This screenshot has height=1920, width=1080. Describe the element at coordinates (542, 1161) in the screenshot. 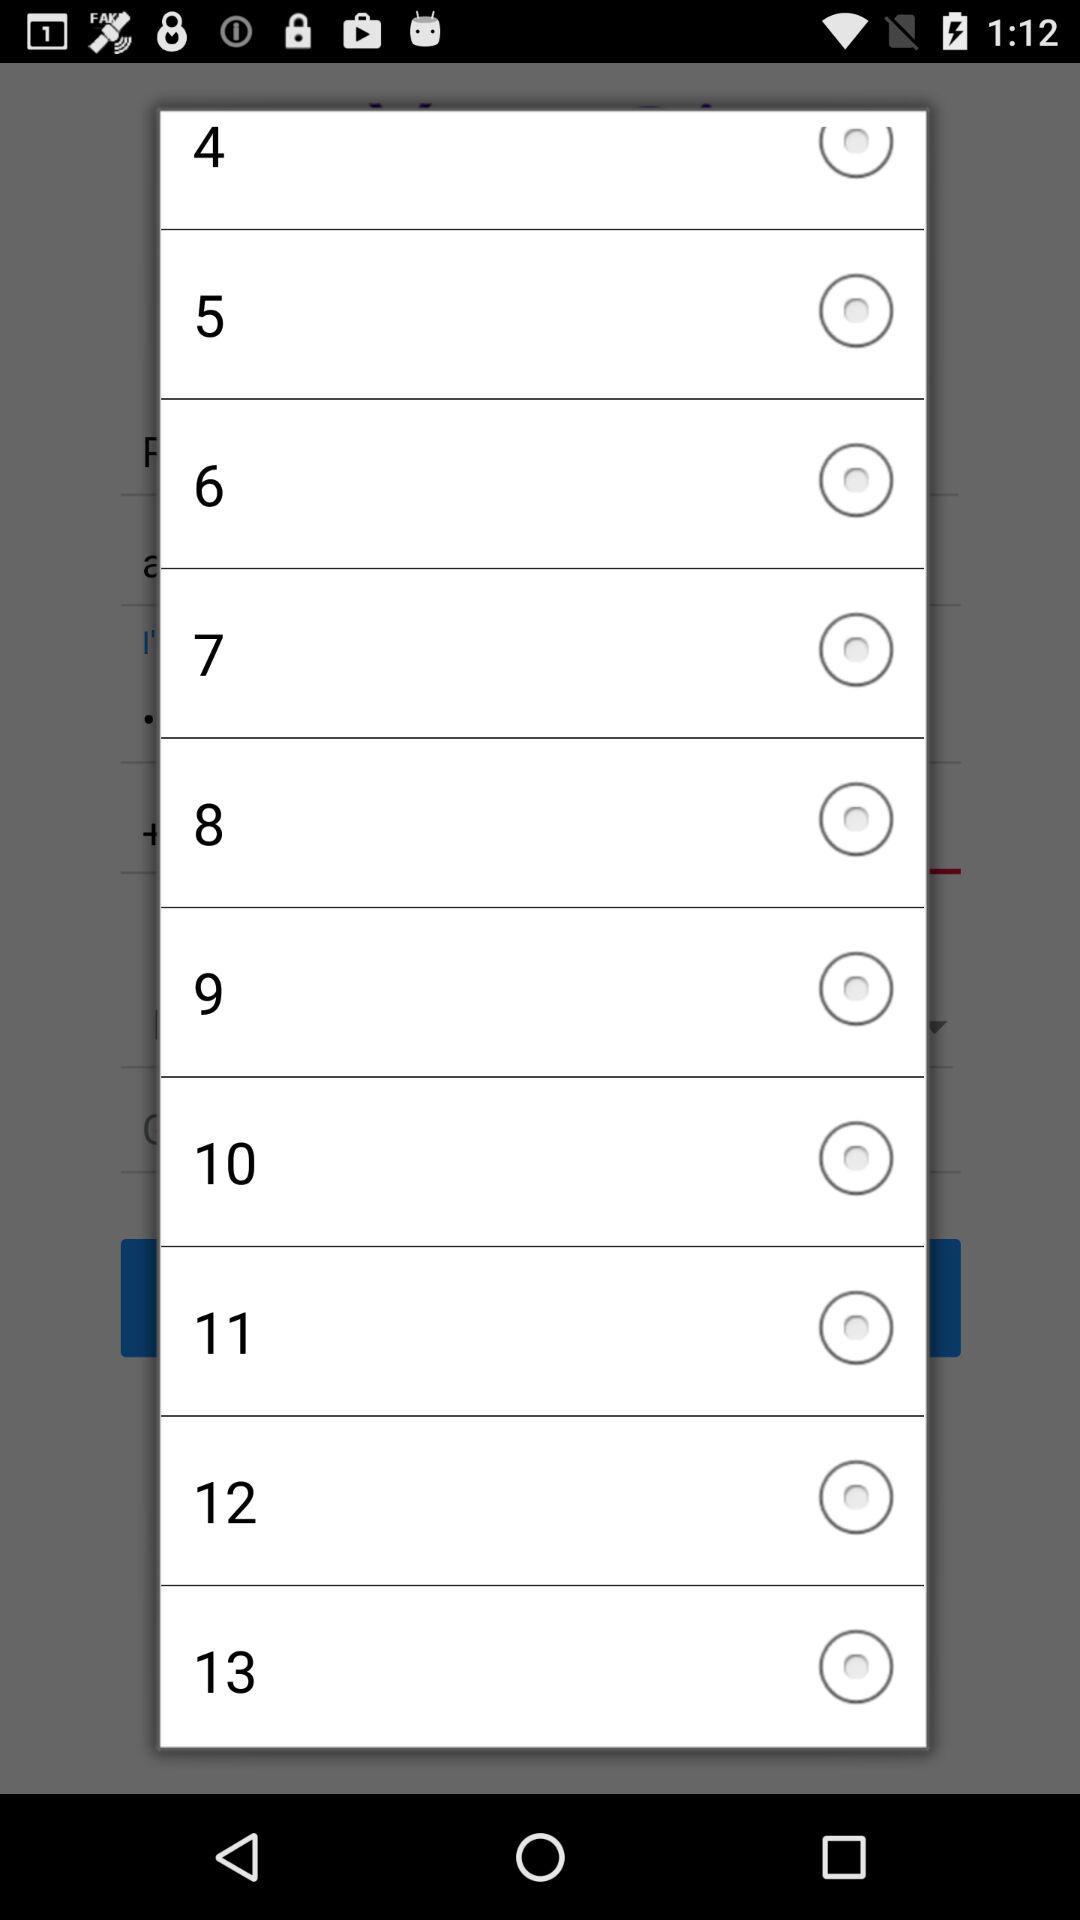

I see `the icon above the 11 item` at that location.